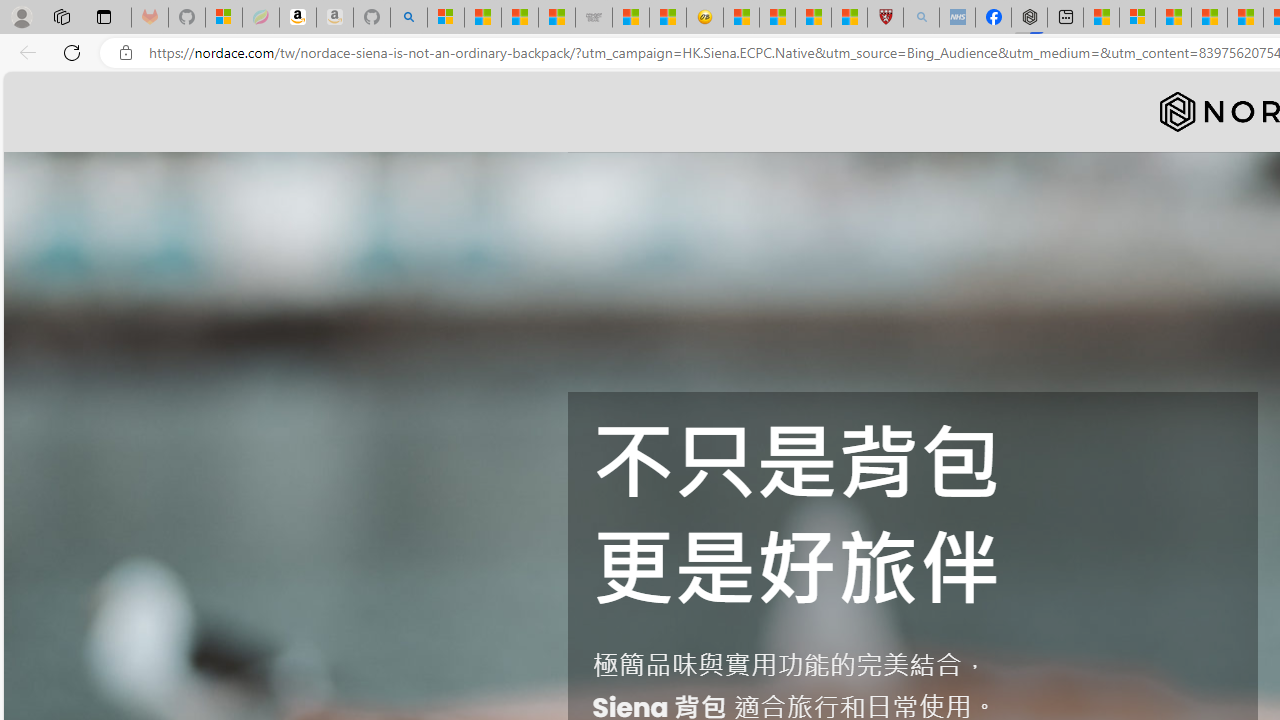 The width and height of the screenshot is (1280, 720). I want to click on '12 Popular Science Lies that Must be Corrected', so click(849, 17).